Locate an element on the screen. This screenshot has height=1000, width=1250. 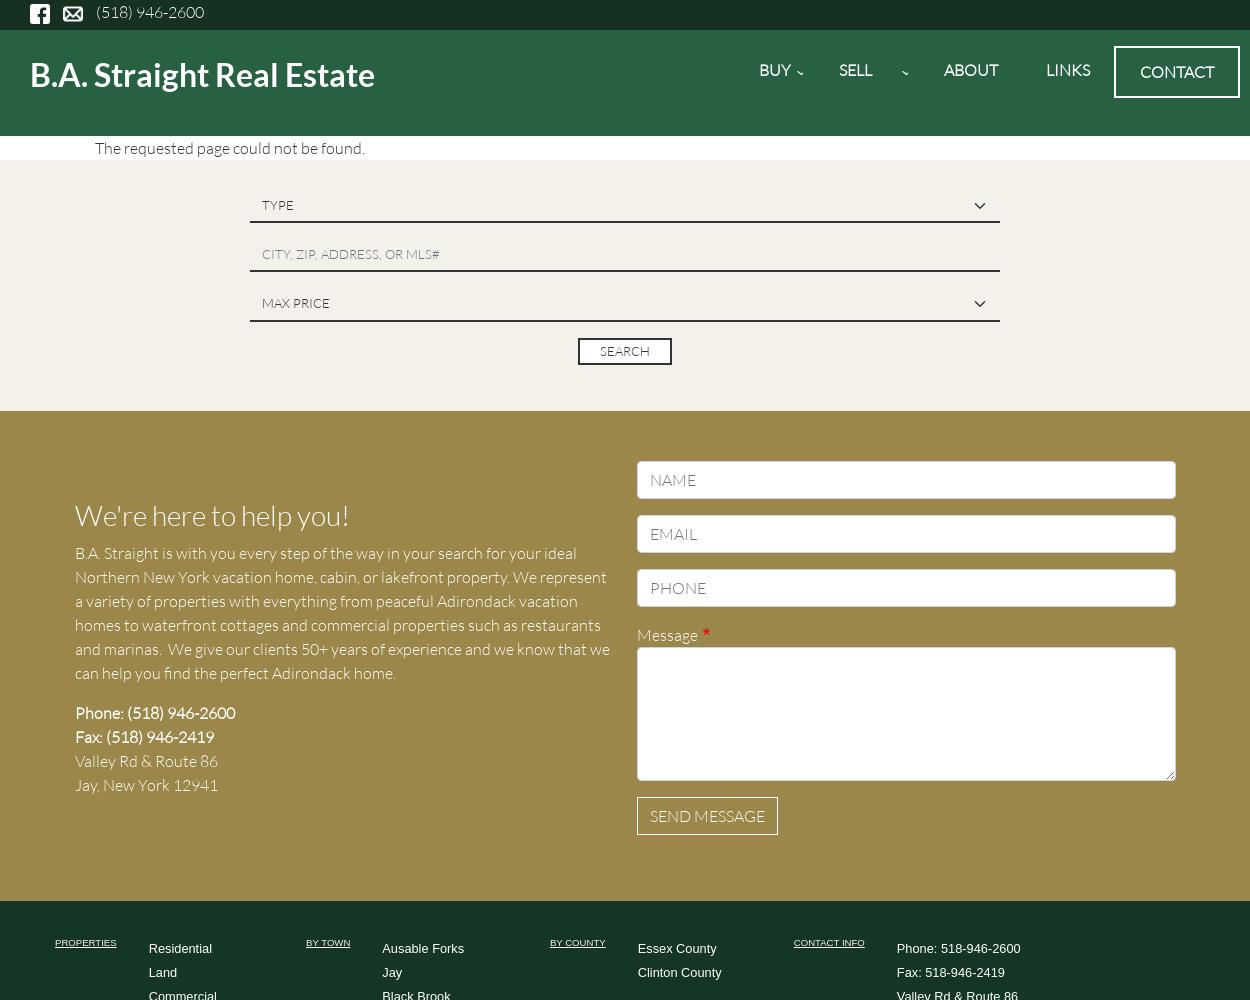
'We're here to help you!' is located at coordinates (210, 515).